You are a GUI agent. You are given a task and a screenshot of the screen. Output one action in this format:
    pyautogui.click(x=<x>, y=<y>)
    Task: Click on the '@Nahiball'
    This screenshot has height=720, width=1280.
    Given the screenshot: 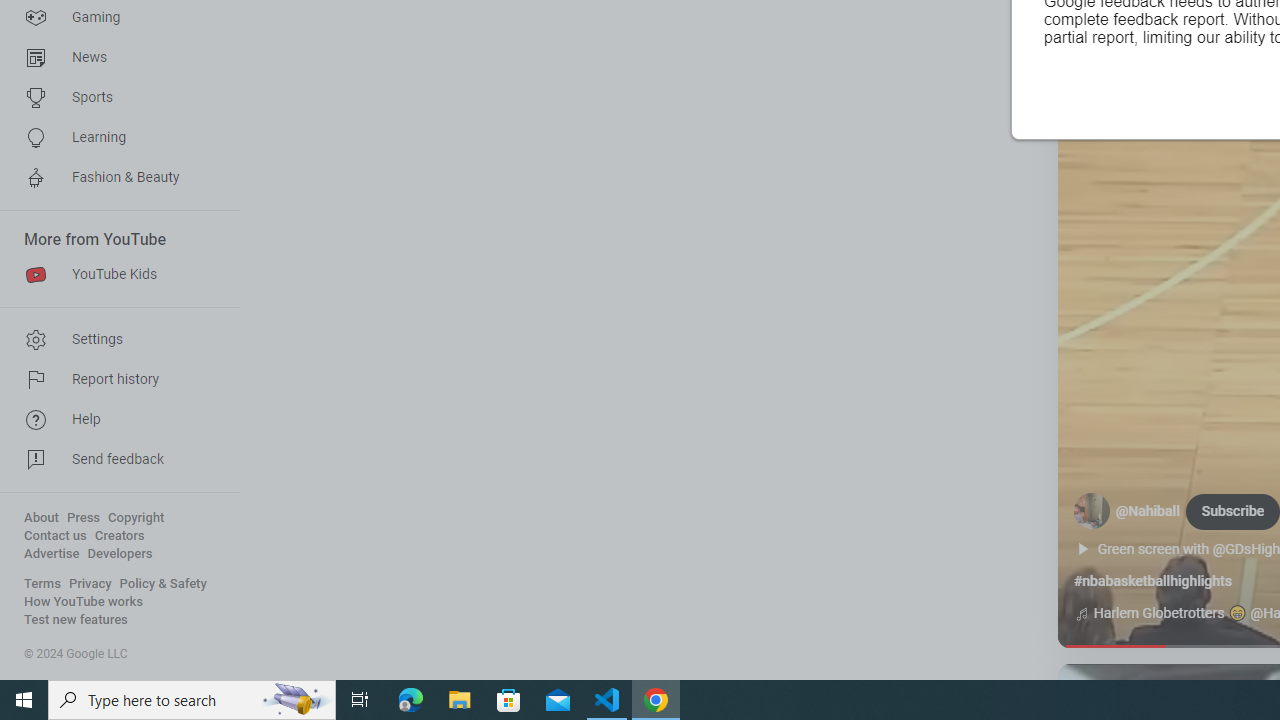 What is the action you would take?
    pyautogui.click(x=1148, y=510)
    